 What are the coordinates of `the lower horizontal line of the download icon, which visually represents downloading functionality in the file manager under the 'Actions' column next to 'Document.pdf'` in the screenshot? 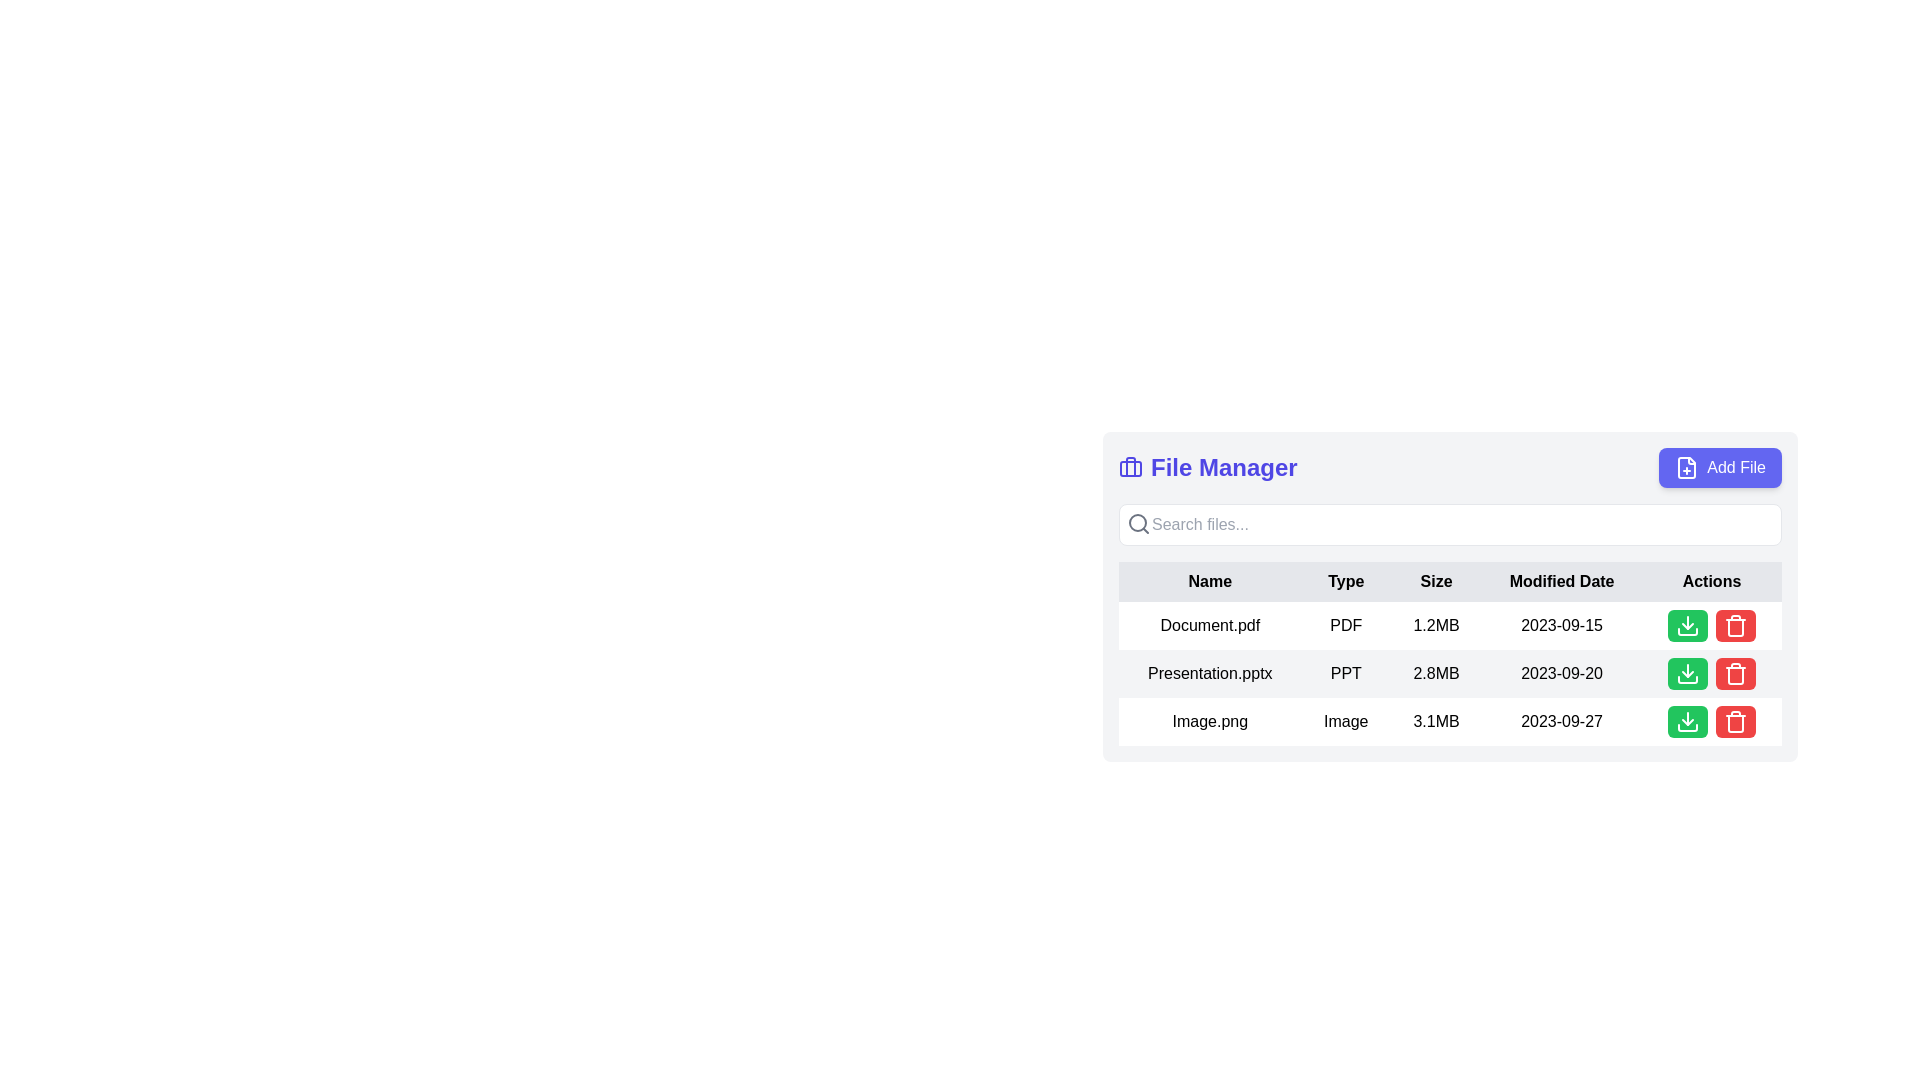 It's located at (1687, 632).